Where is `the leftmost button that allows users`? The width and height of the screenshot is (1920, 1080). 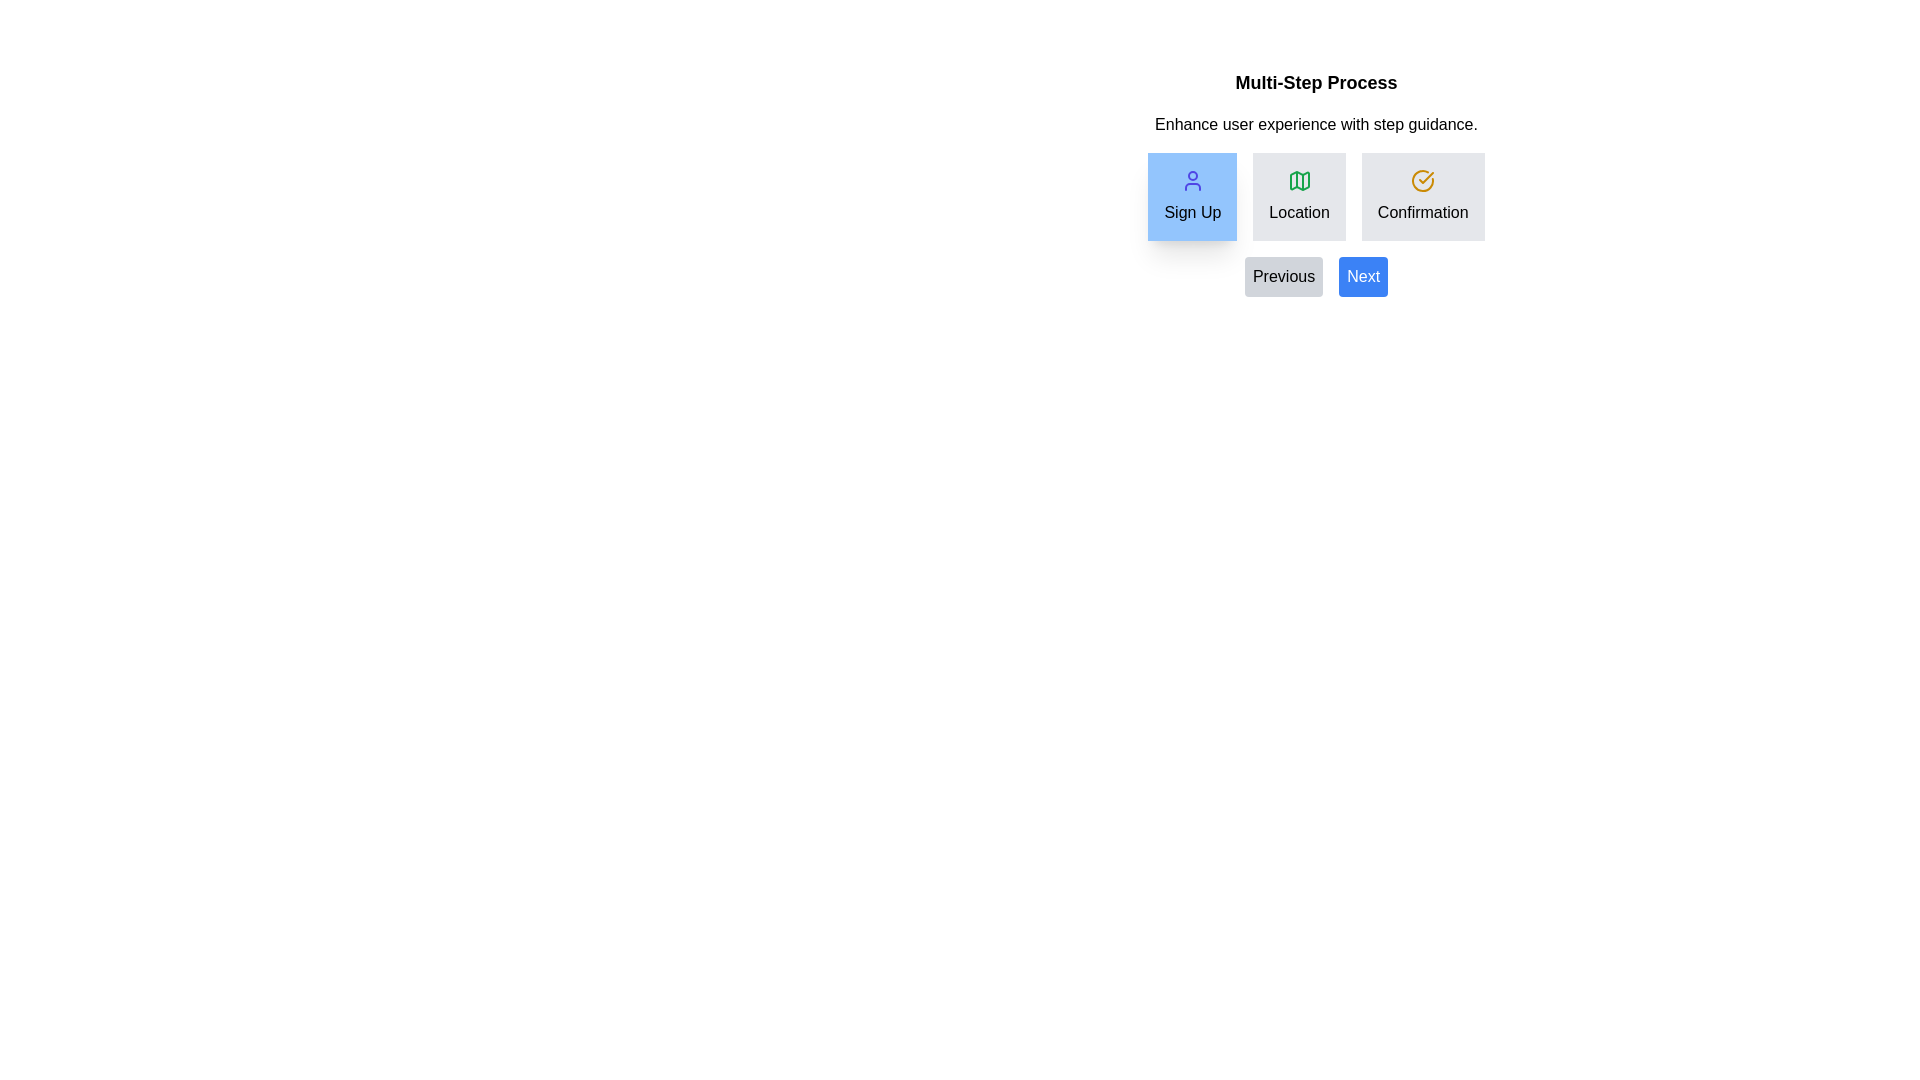
the leftmost button that allows users is located at coordinates (1284, 277).